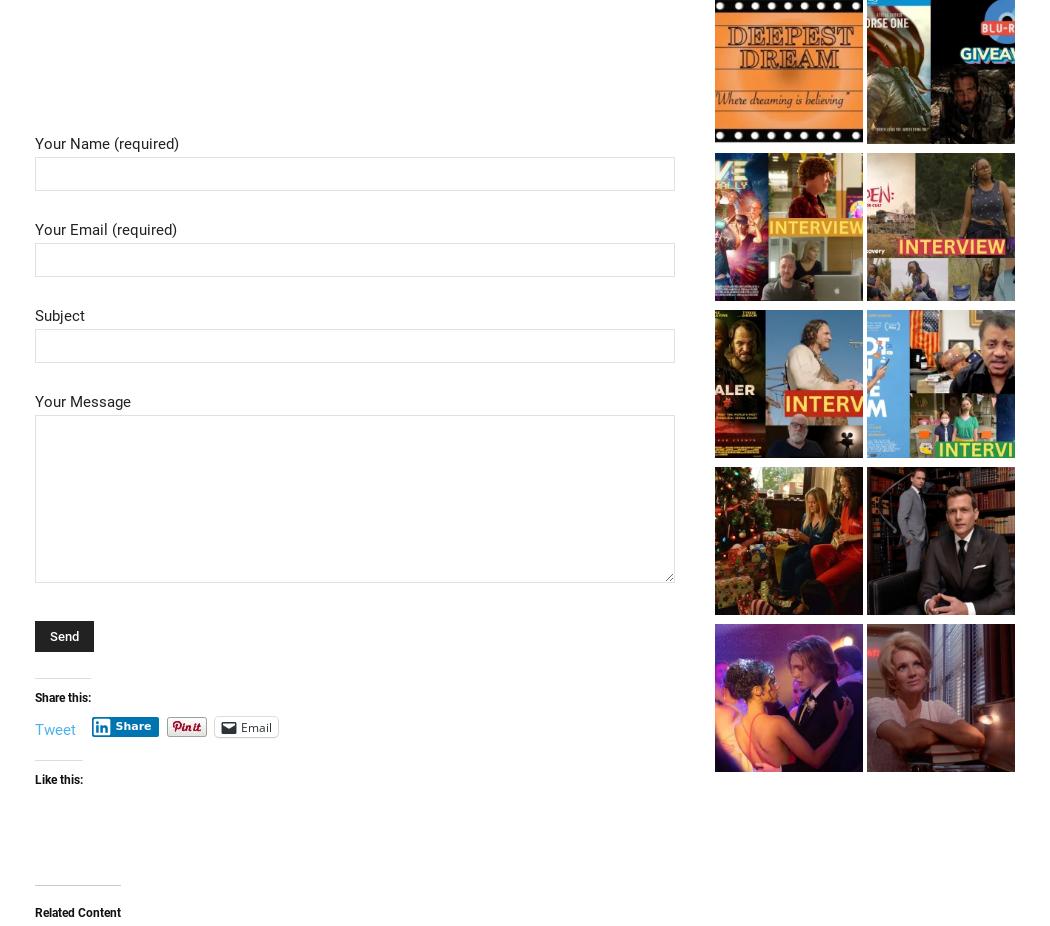 This screenshot has width=1050, height=926. I want to click on 'Share', so click(132, 726).